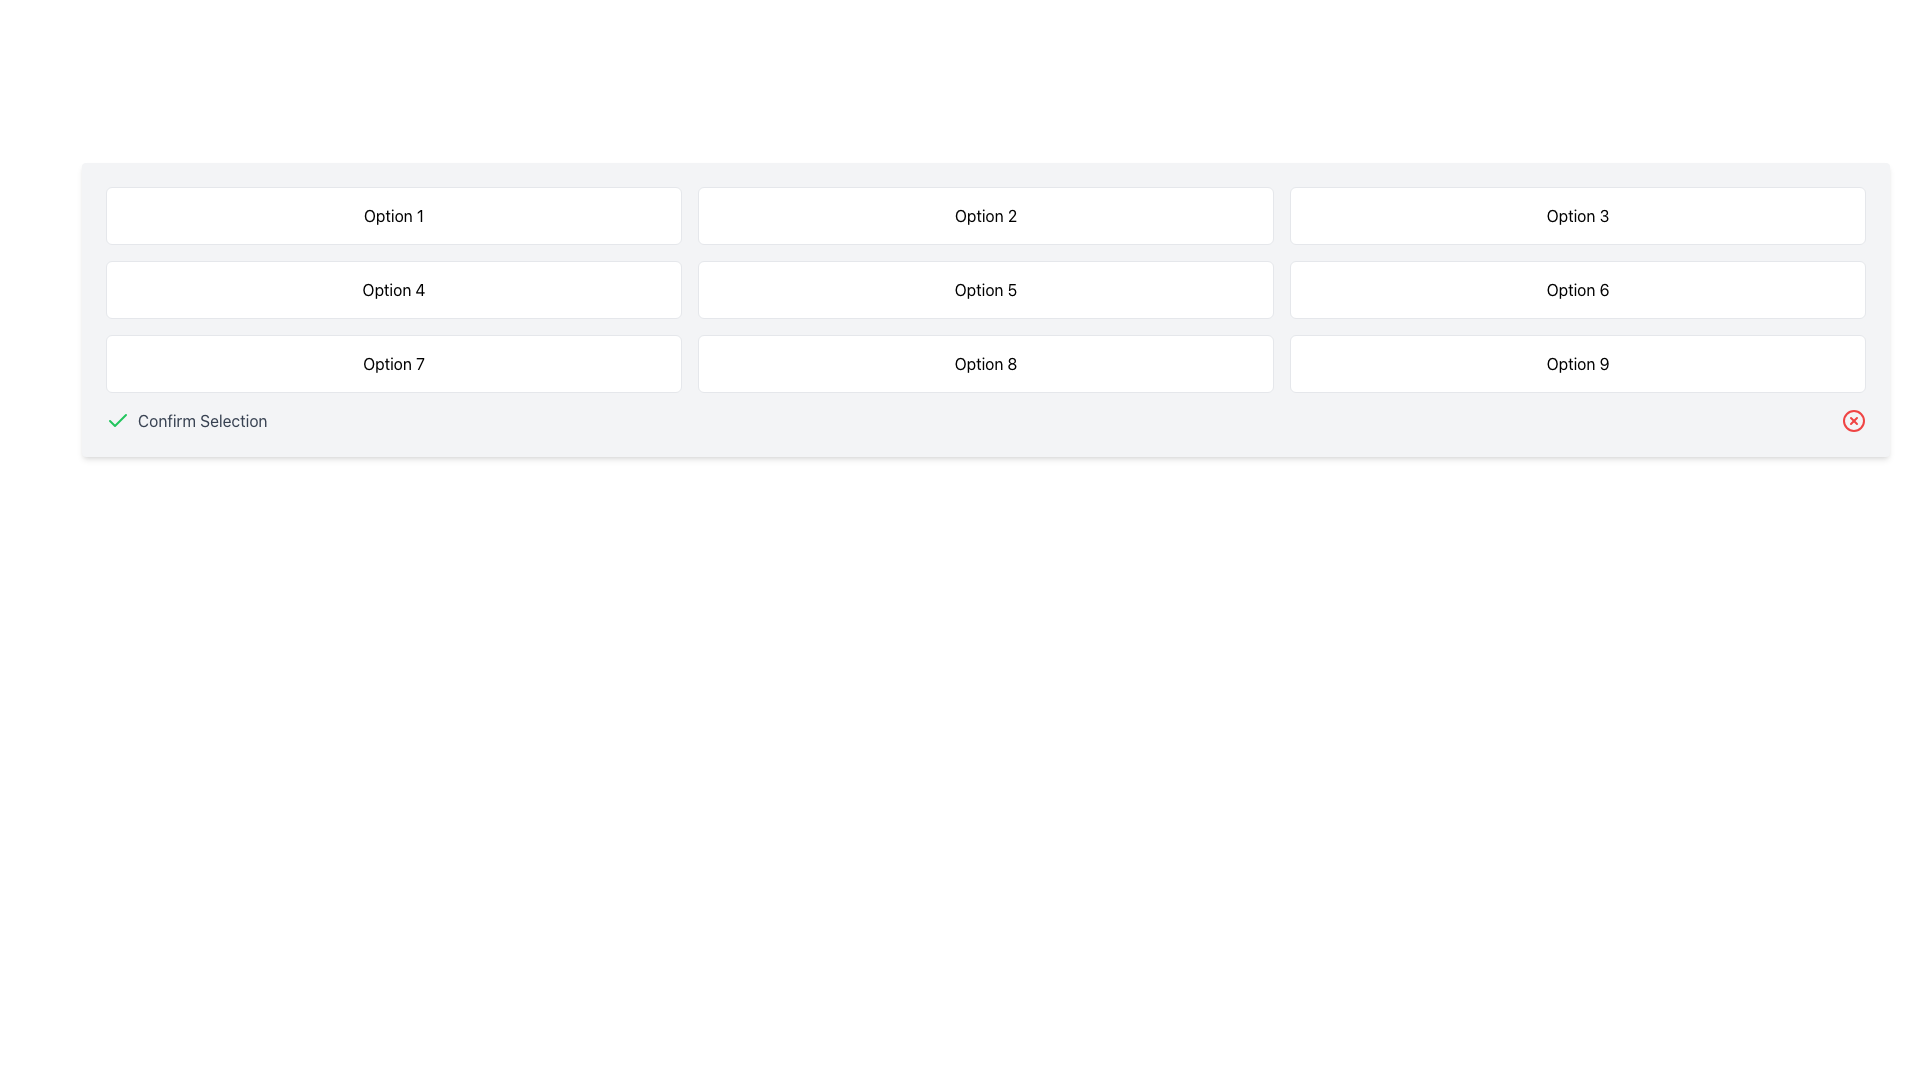 This screenshot has height=1080, width=1920. I want to click on the button labeled 'Option 2', which is a rectangular button with rounded corners and a white background, positioned in the first row of a grid layout, so click(985, 216).